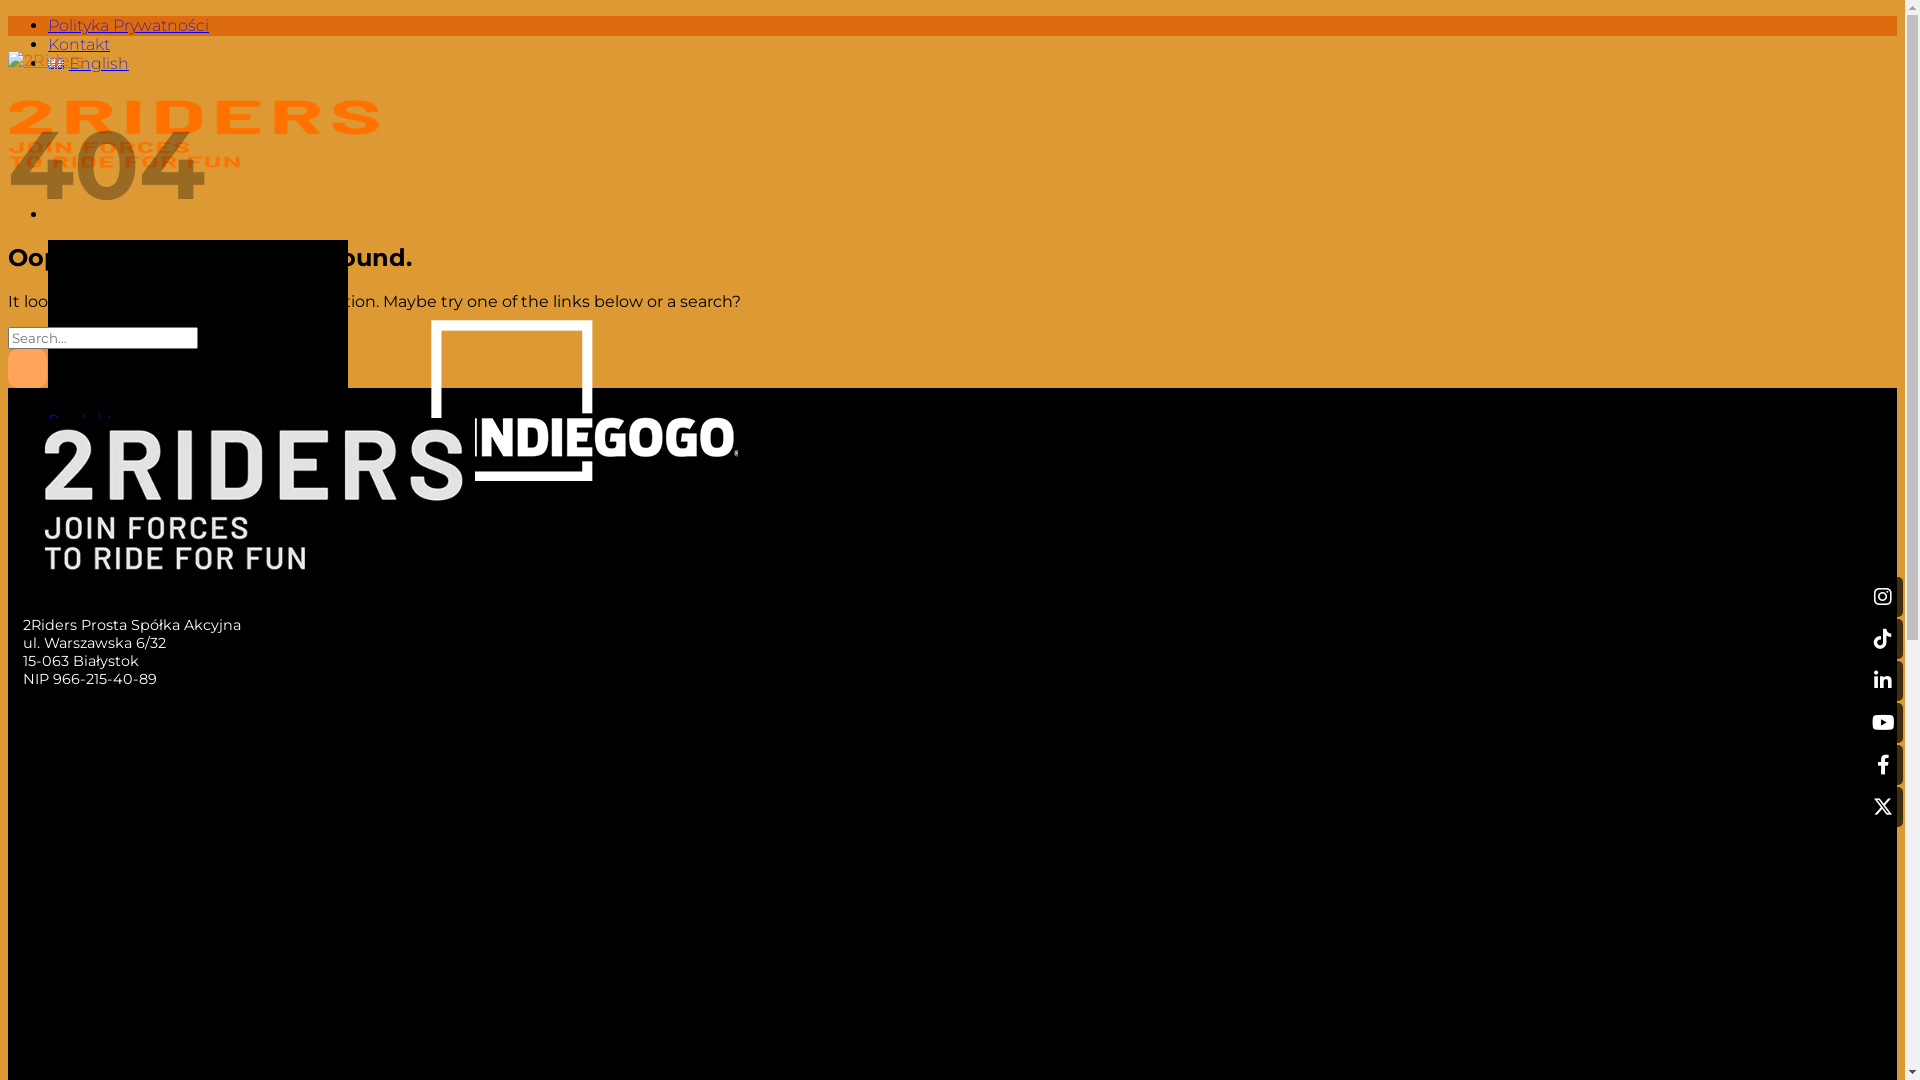  Describe the element at coordinates (8, 119) in the screenshot. I see `'2Riders - JOIN FORCES TO RIDE FOR FUN'` at that location.